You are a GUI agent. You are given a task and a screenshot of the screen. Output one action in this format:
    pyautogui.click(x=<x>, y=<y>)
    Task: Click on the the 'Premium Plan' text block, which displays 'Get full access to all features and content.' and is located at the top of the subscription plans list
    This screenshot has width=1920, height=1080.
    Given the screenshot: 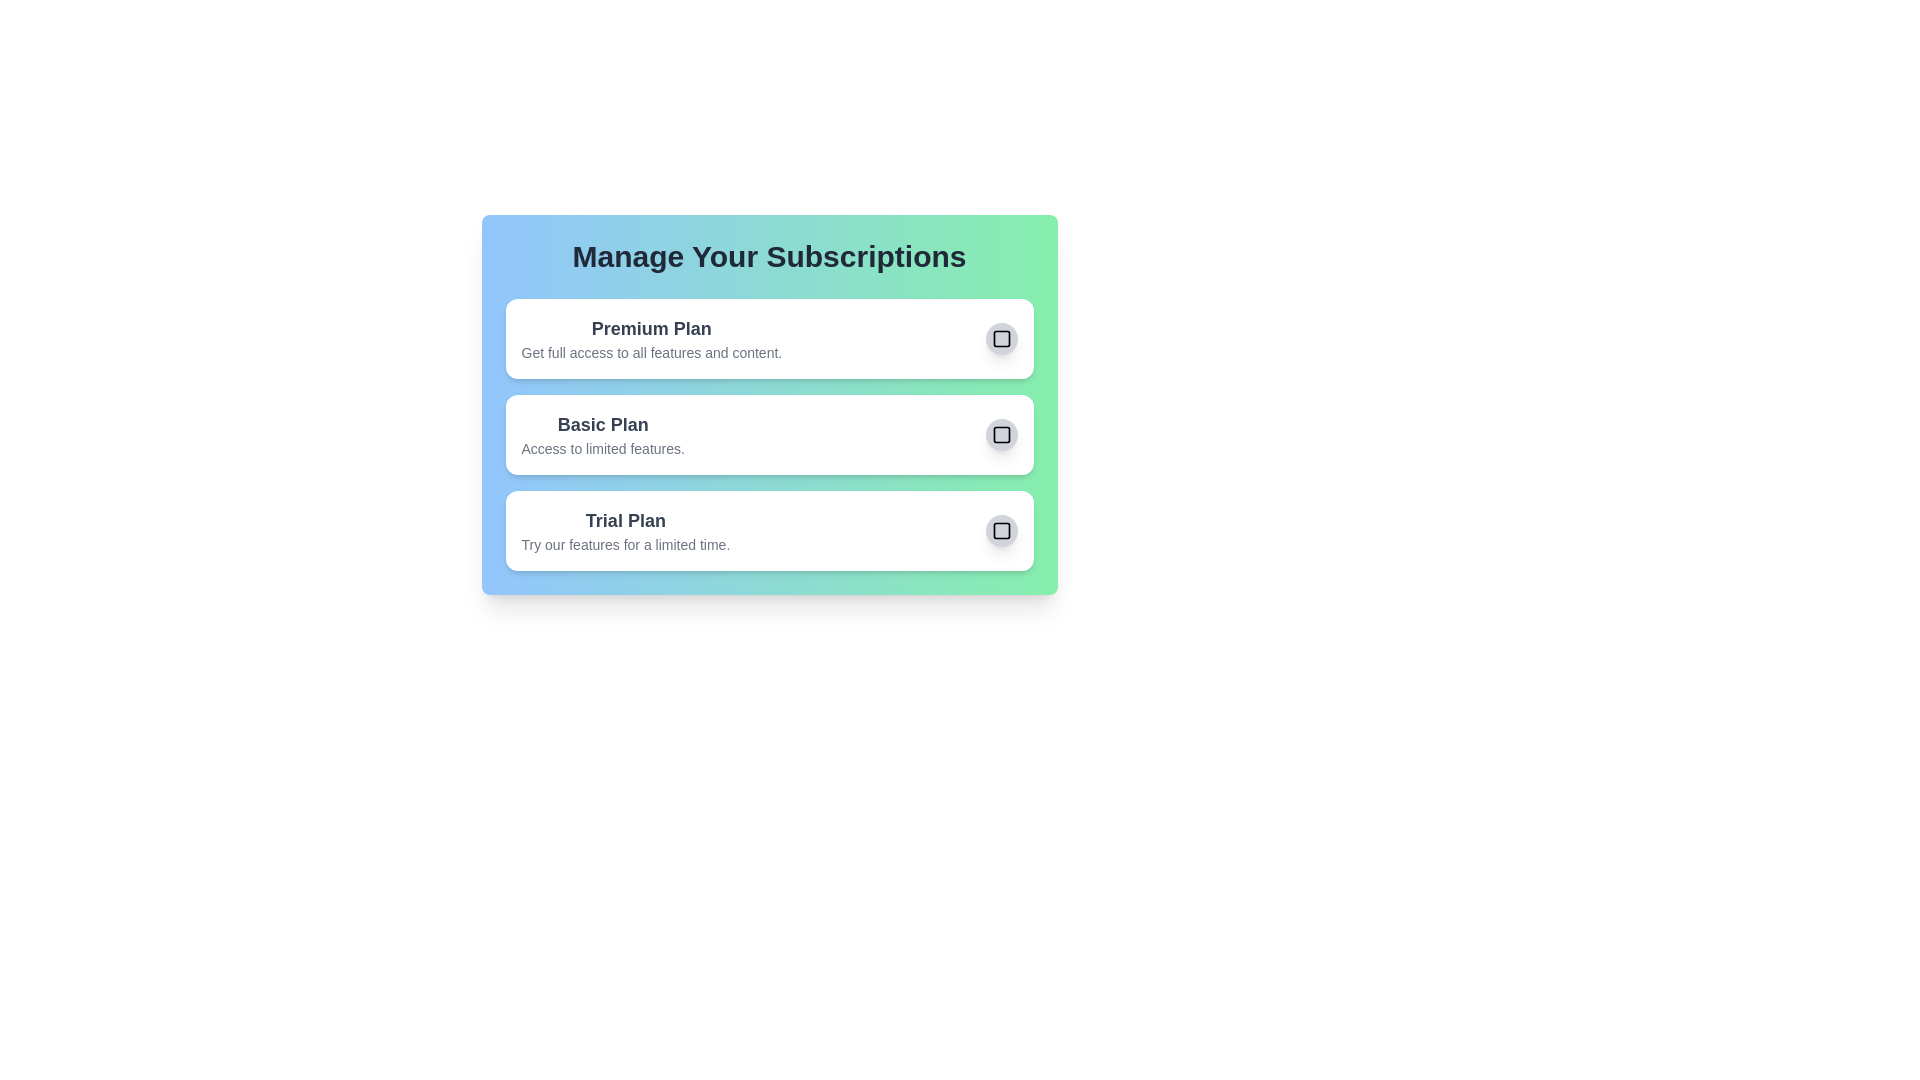 What is the action you would take?
    pyautogui.click(x=651, y=338)
    